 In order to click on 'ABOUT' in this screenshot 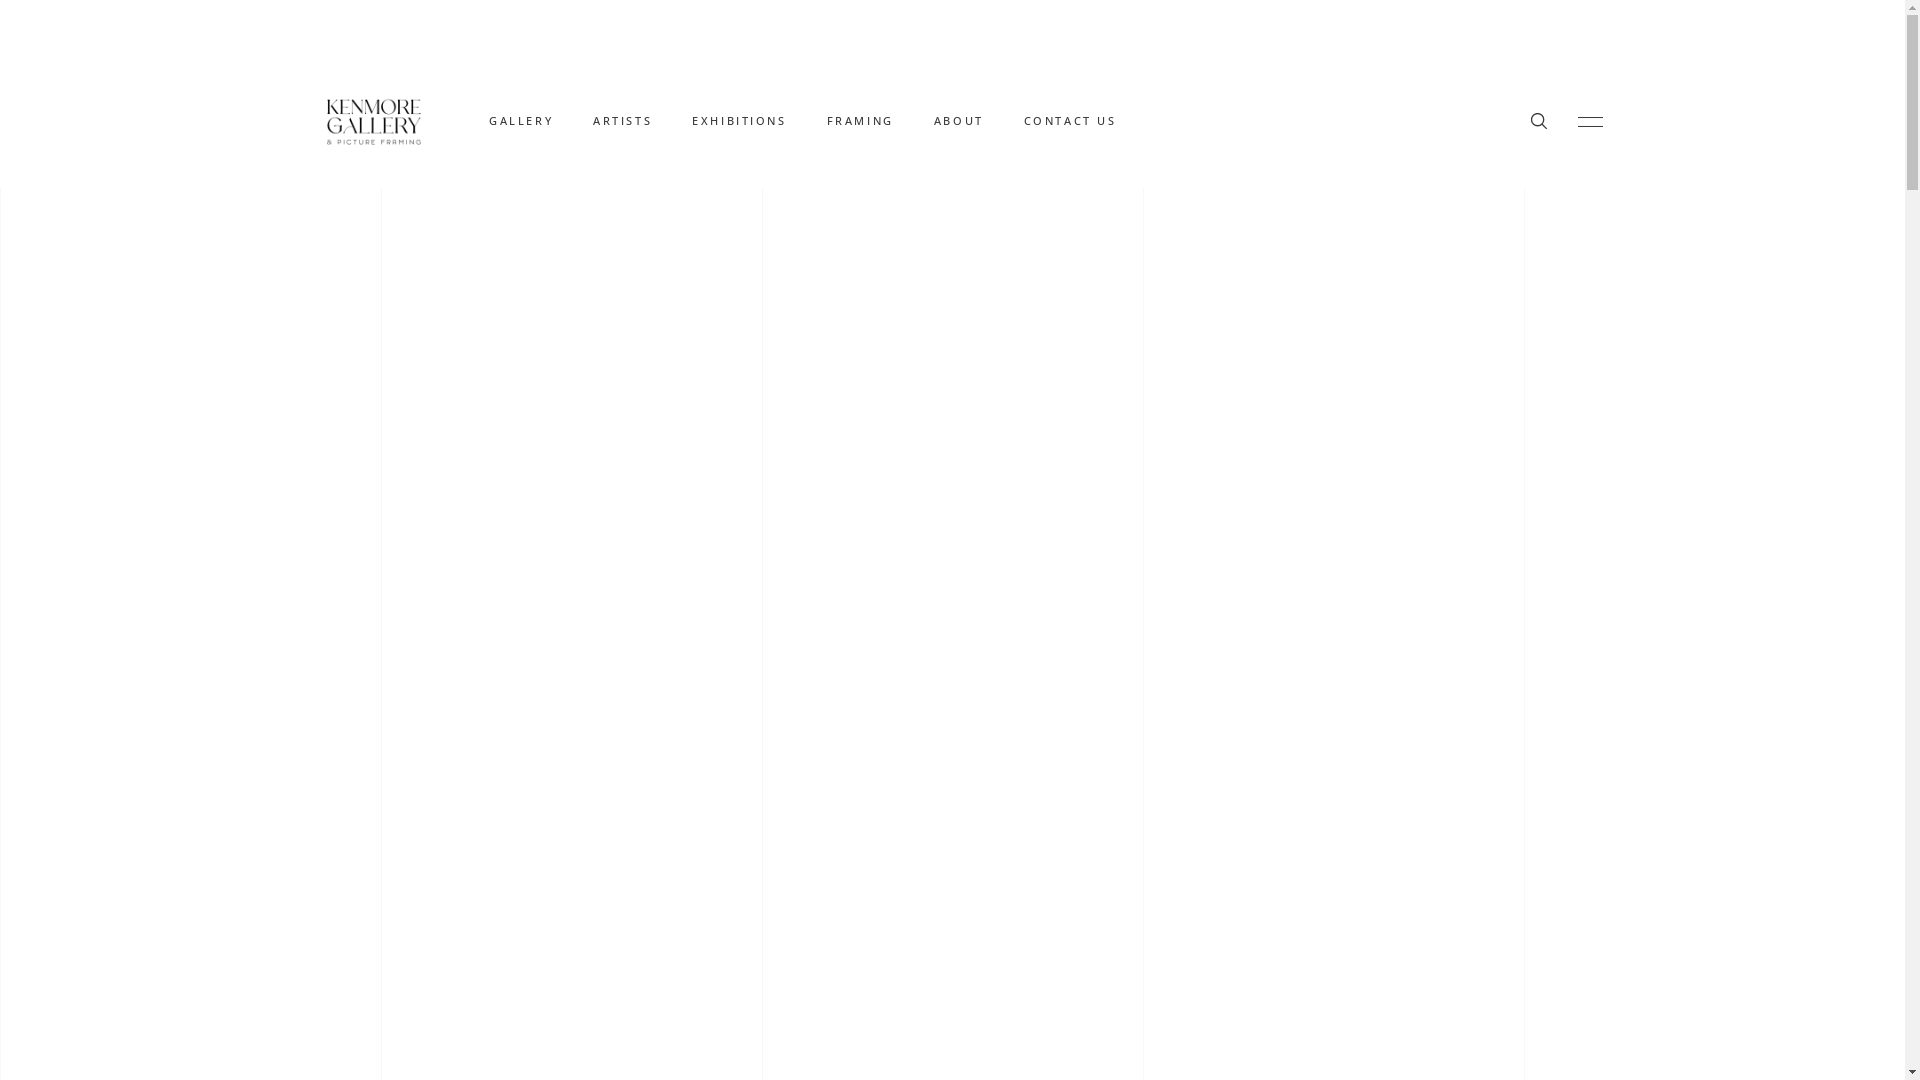, I will do `click(958, 120)`.